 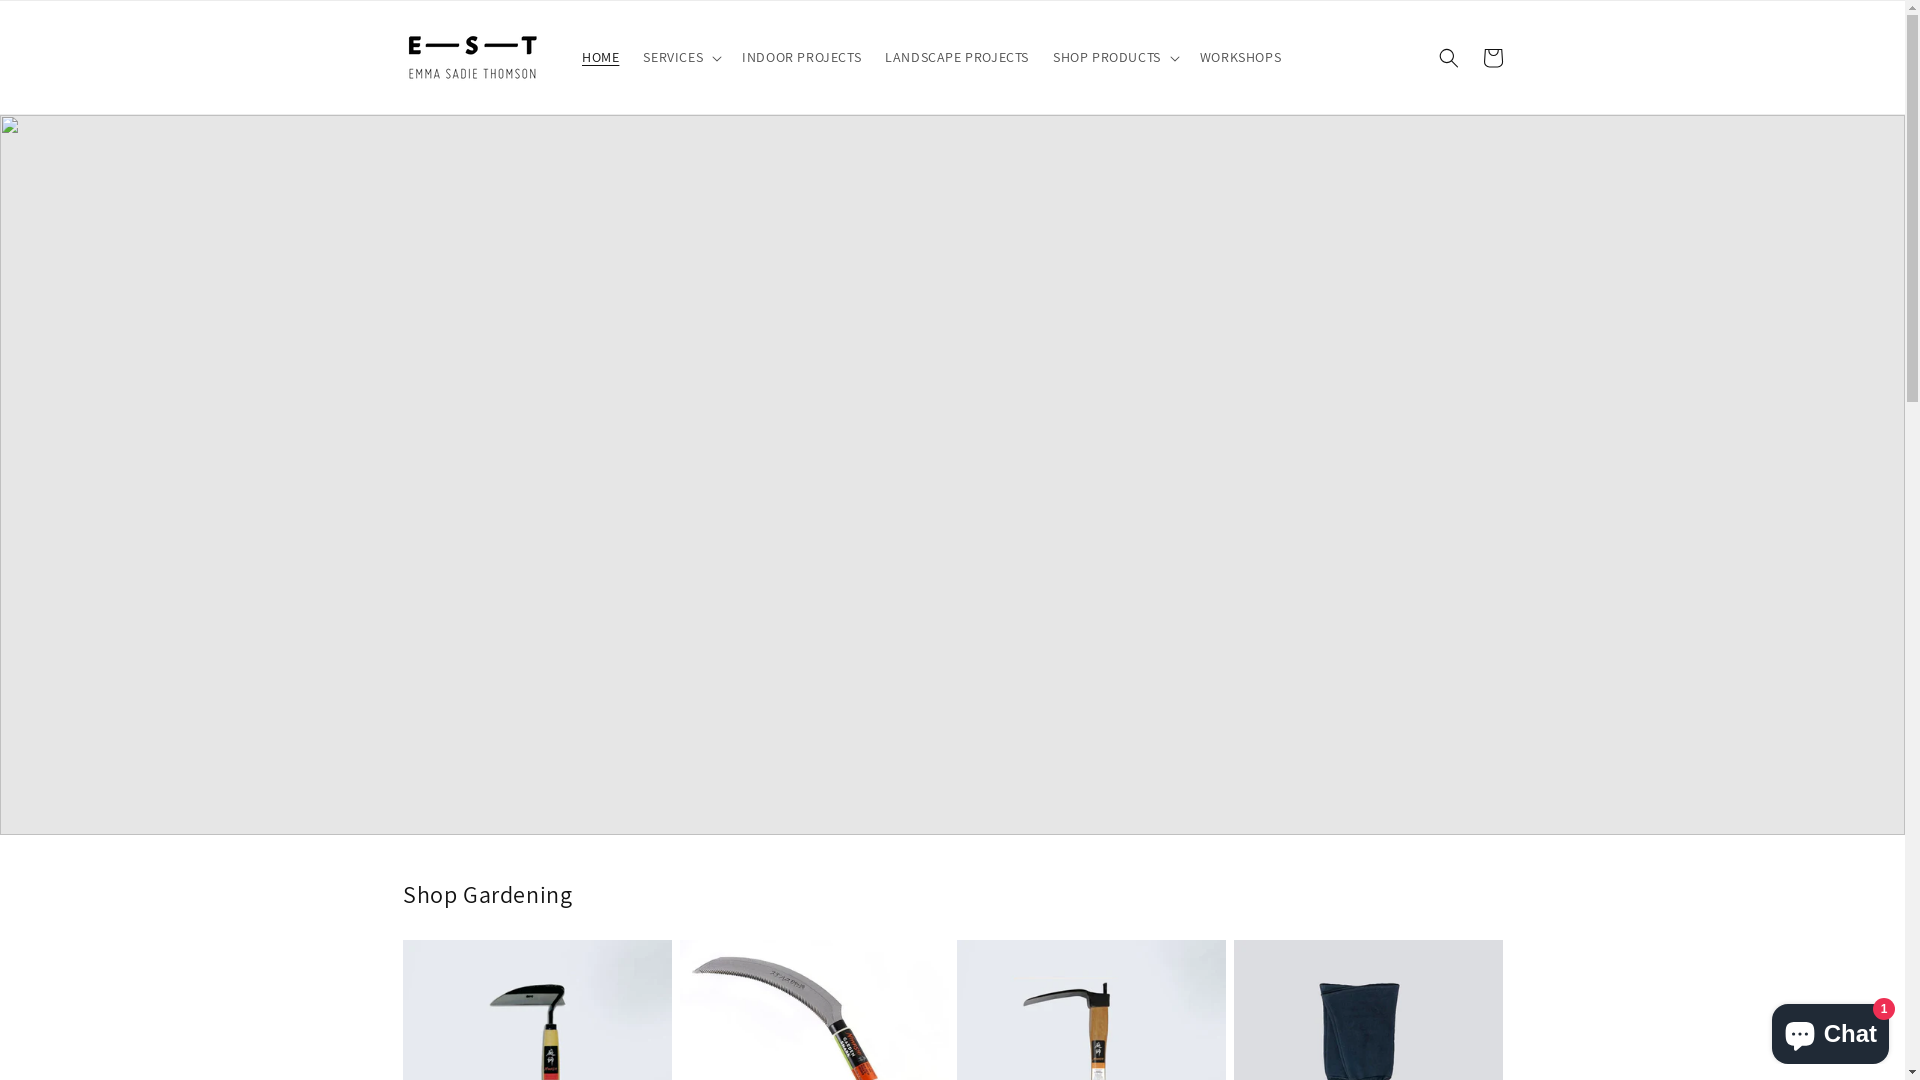 What do you see at coordinates (1492, 56) in the screenshot?
I see `'Cart'` at bounding box center [1492, 56].